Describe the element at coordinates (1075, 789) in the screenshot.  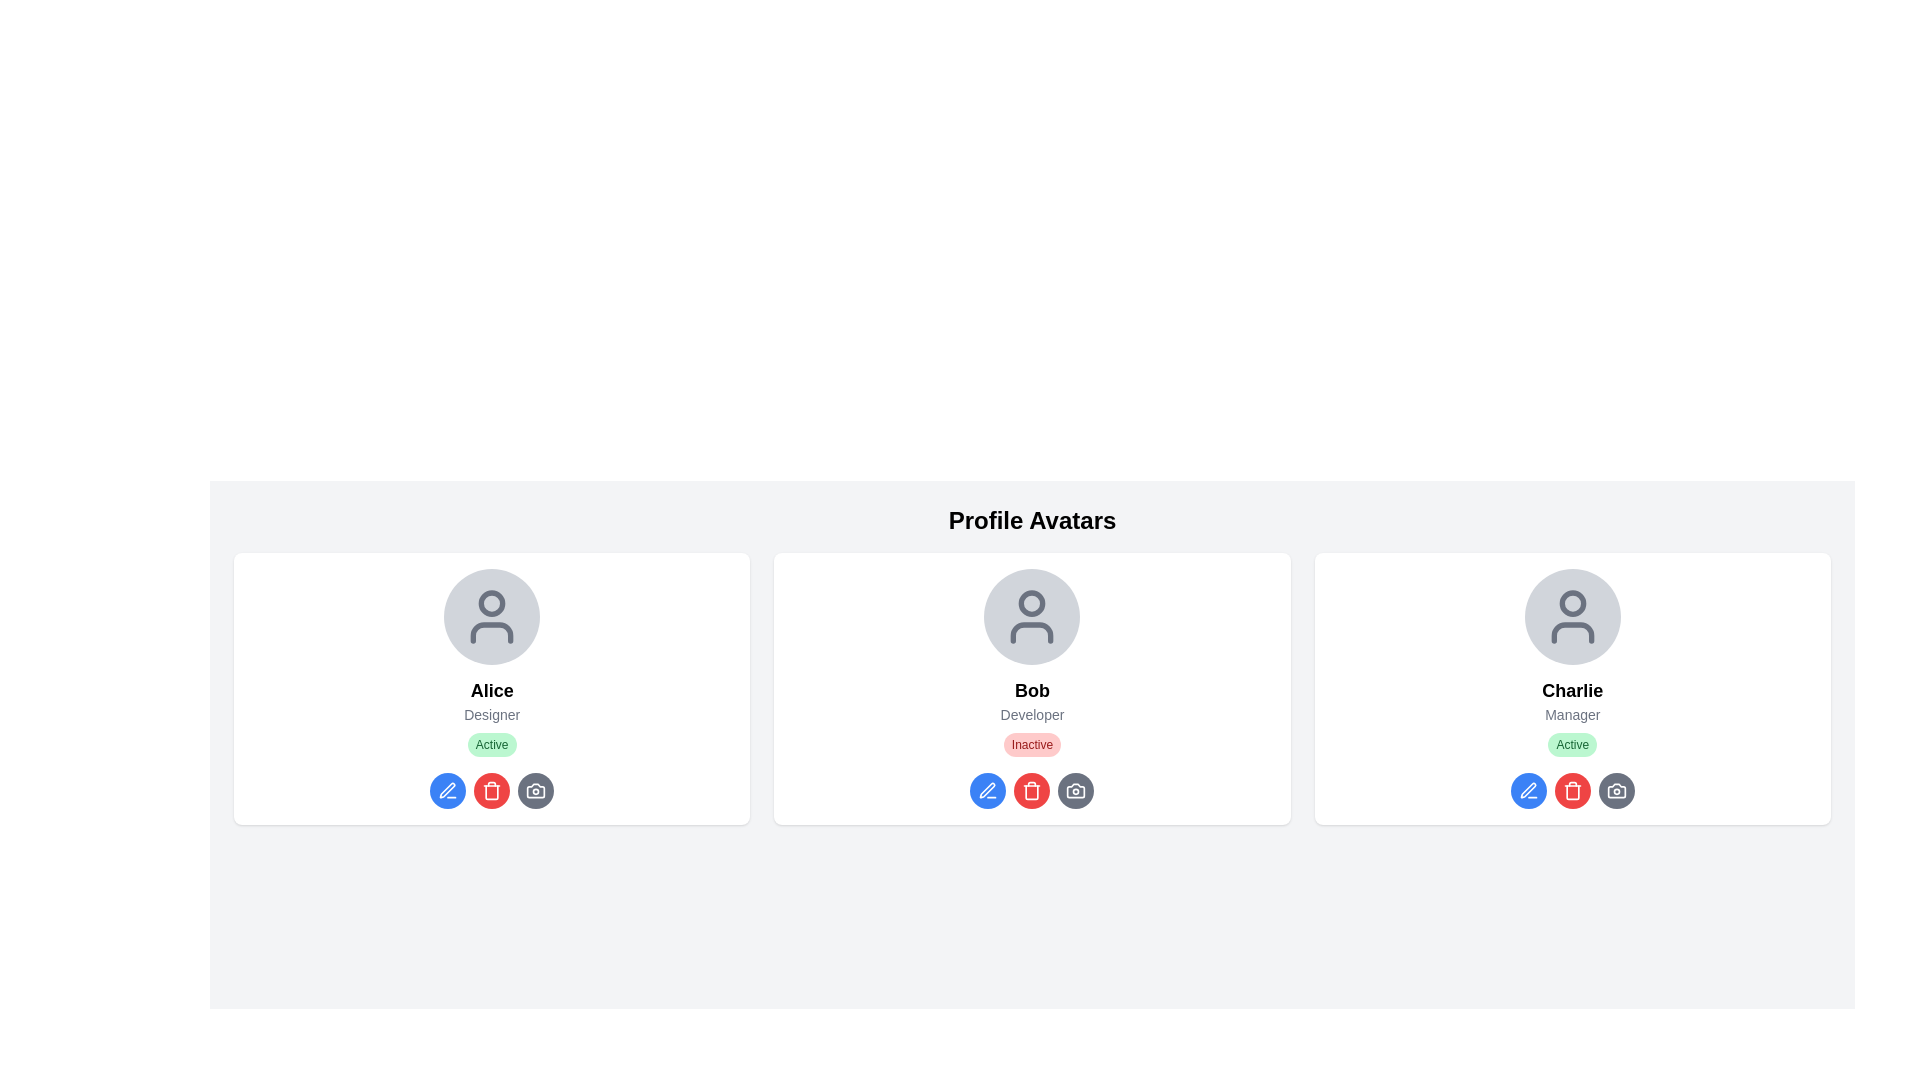
I see `the rightmost camera icon in the actions section below Bob's profile card` at that location.